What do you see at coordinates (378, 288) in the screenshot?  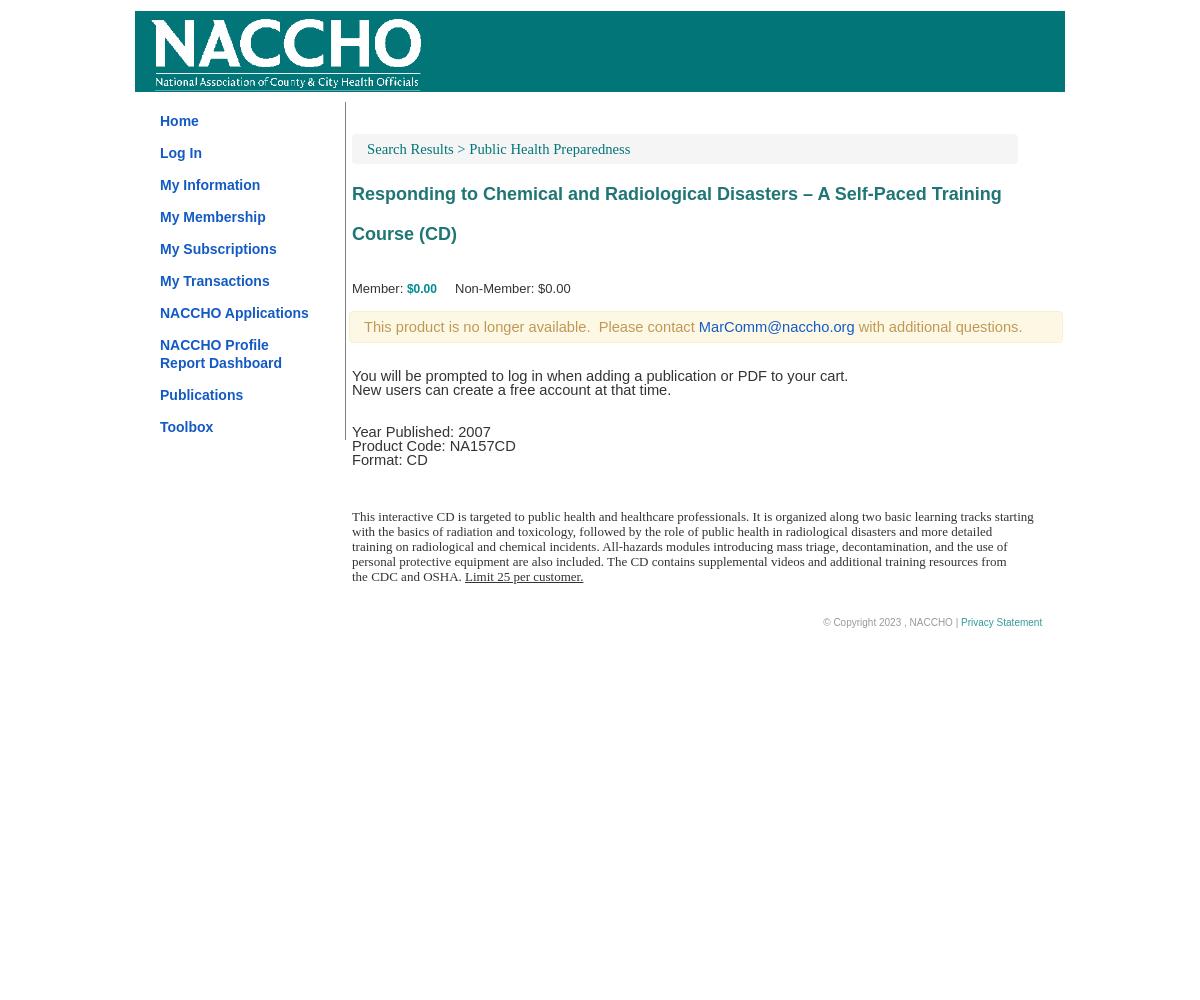 I see `'Member:'` at bounding box center [378, 288].